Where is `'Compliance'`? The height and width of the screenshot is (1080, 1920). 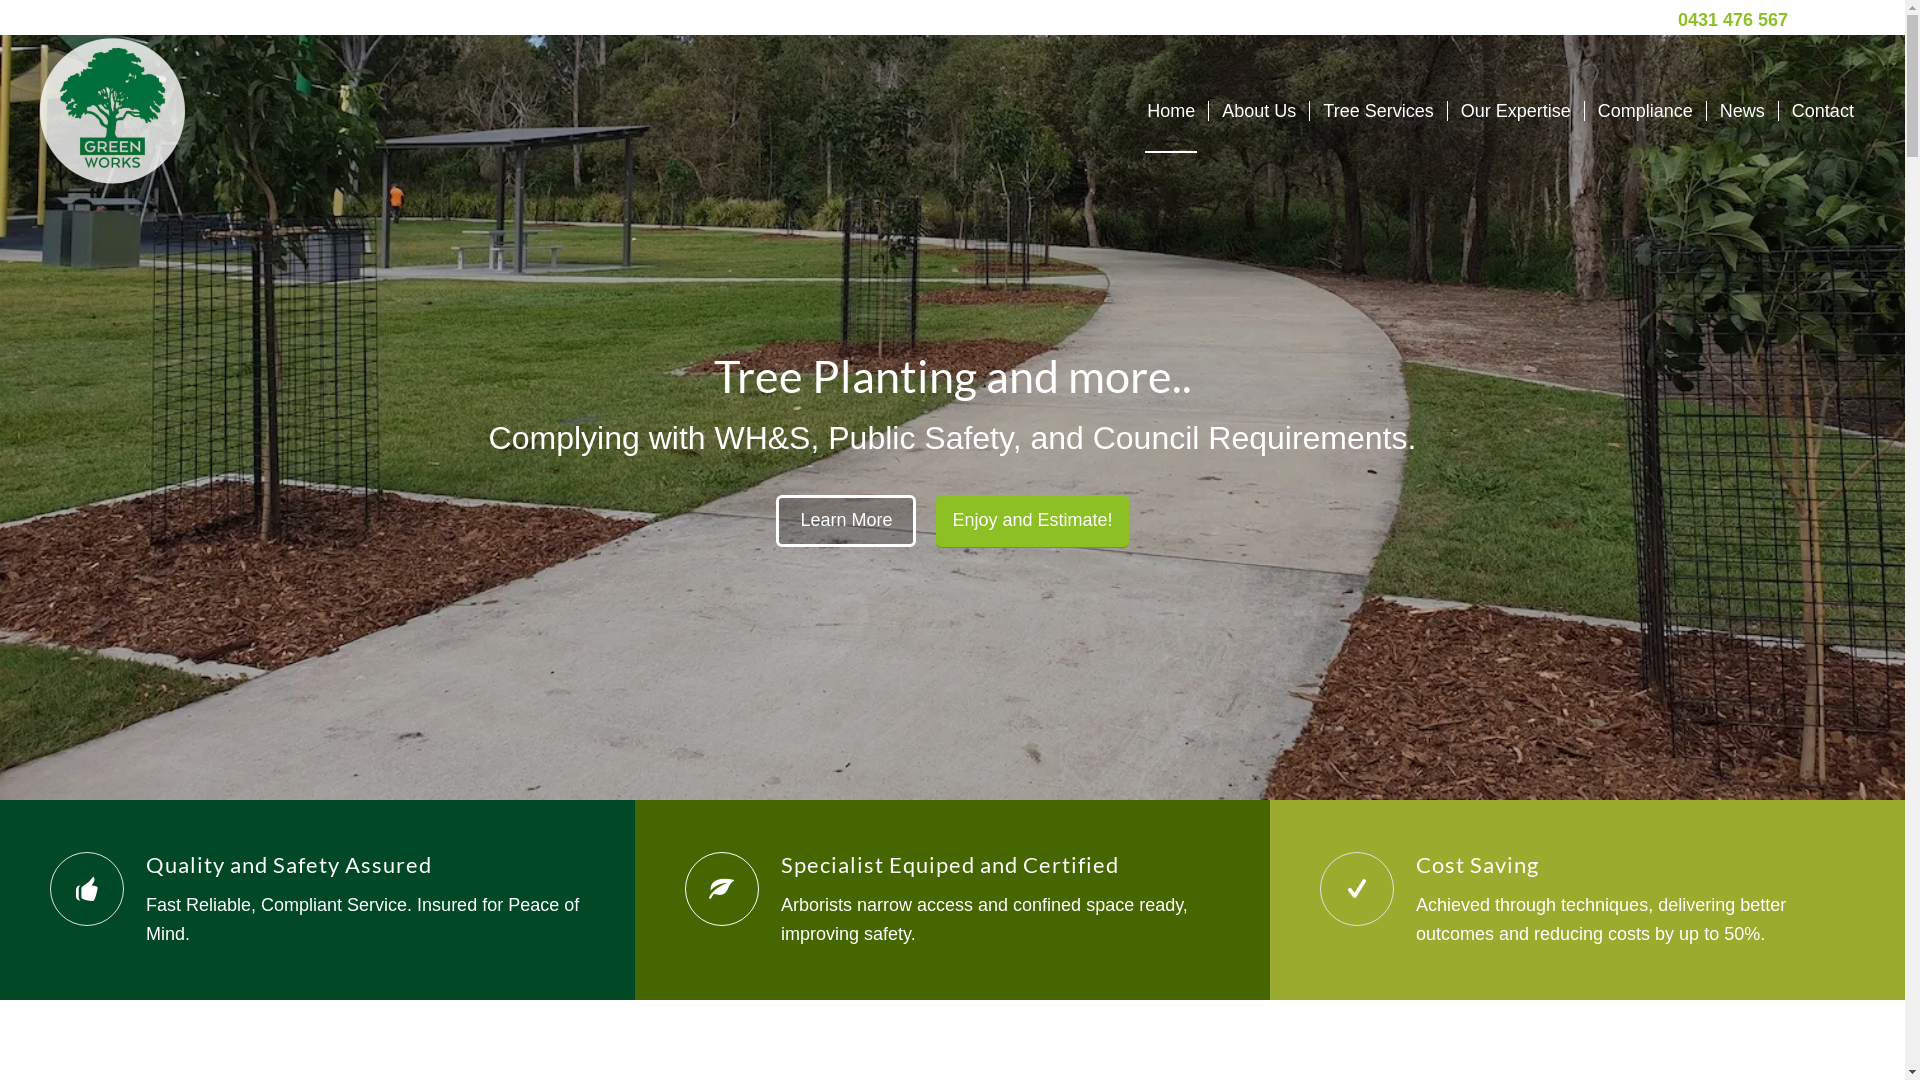
'Compliance' is located at coordinates (1645, 111).